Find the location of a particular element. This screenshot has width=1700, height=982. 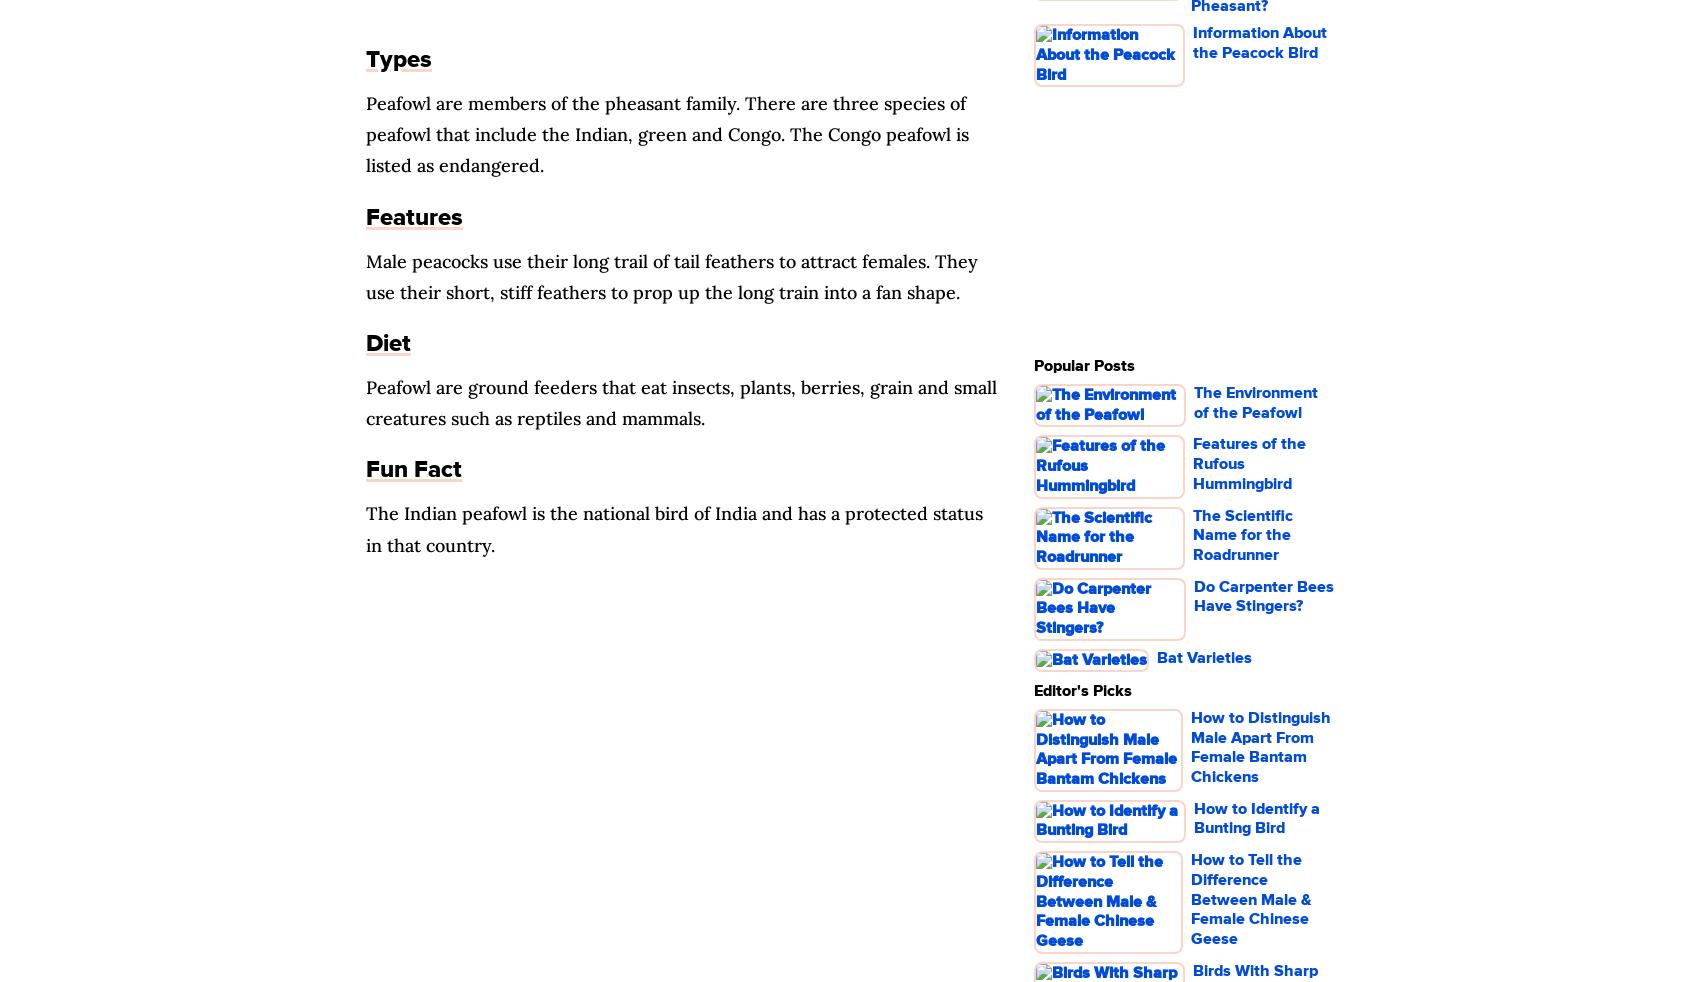

'How to Tell the Difference Between Male & Female Chinese Geese' is located at coordinates (1189, 899).